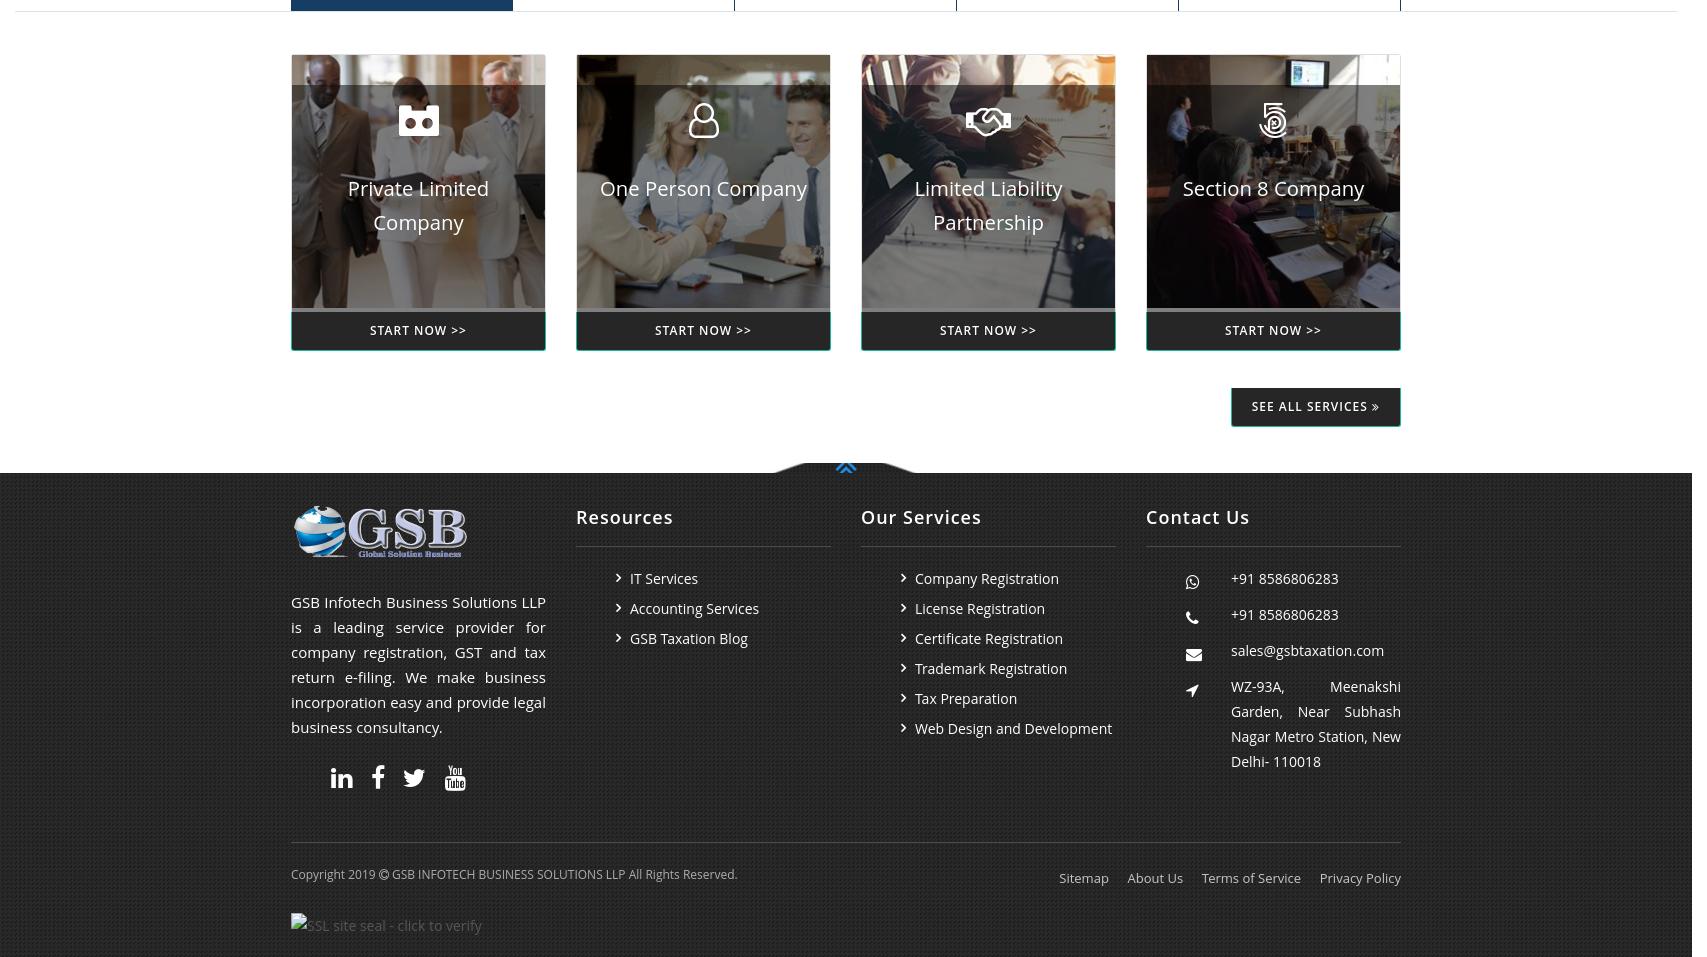  Describe the element at coordinates (680, 874) in the screenshot. I see `'All Rights Reserved.'` at that location.